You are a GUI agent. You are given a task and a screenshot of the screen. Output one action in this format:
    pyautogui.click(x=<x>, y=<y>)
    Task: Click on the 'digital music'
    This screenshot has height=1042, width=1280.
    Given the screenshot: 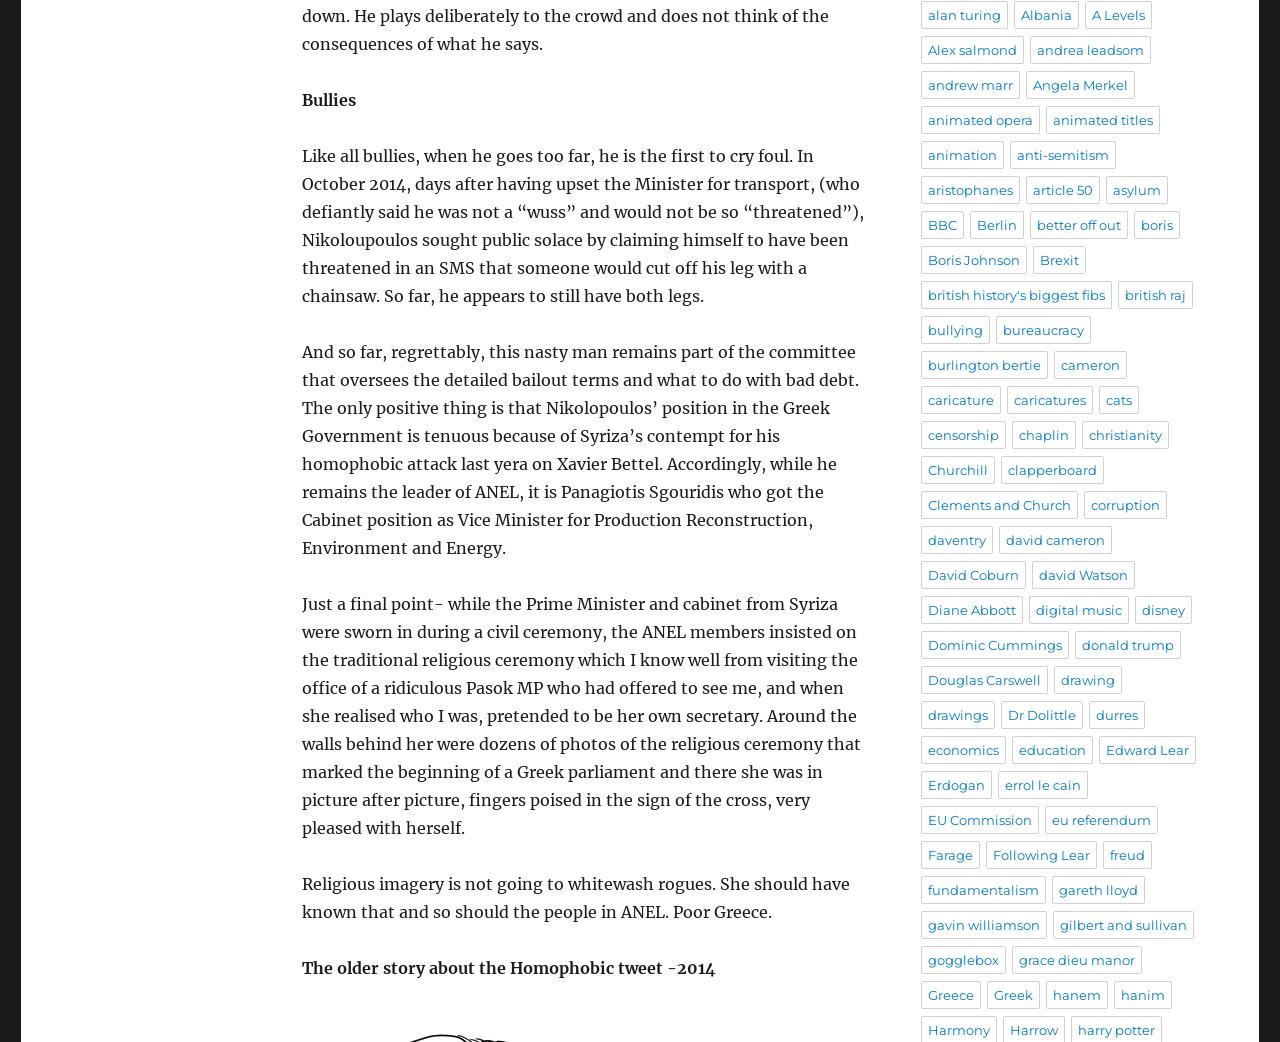 What is the action you would take?
    pyautogui.click(x=1036, y=609)
    